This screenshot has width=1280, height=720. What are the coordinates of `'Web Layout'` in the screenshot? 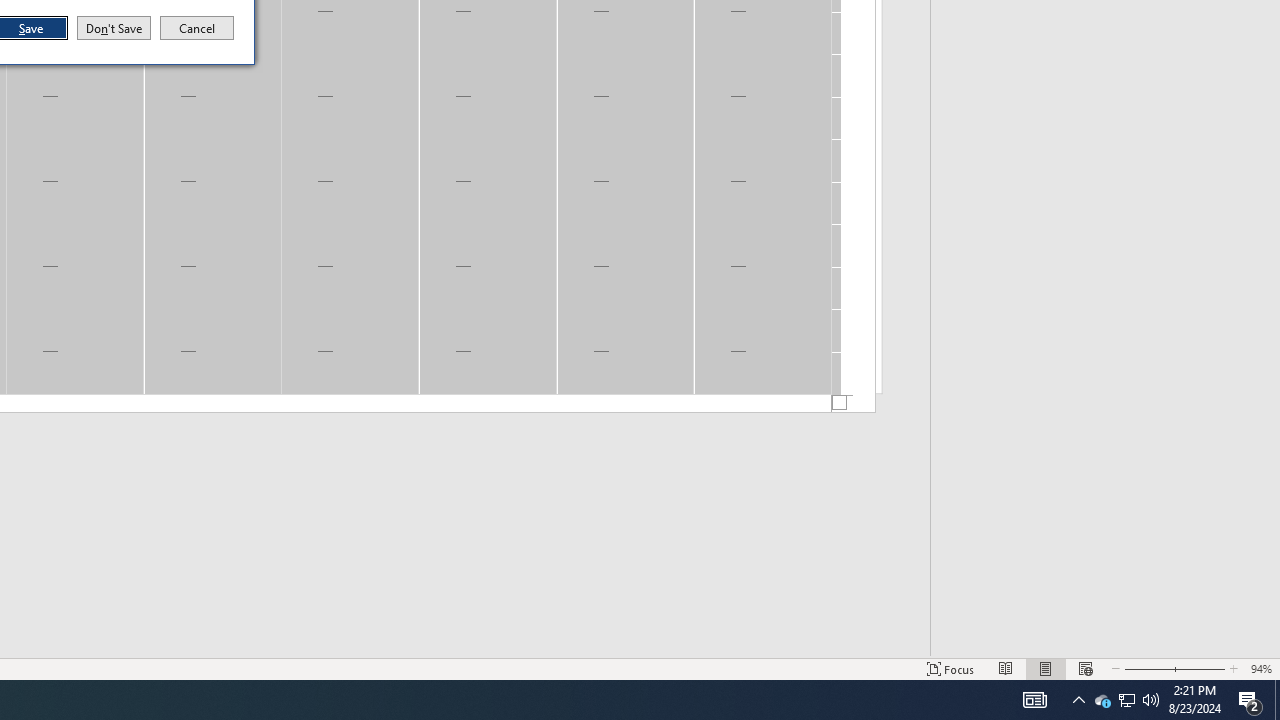 It's located at (1101, 698).